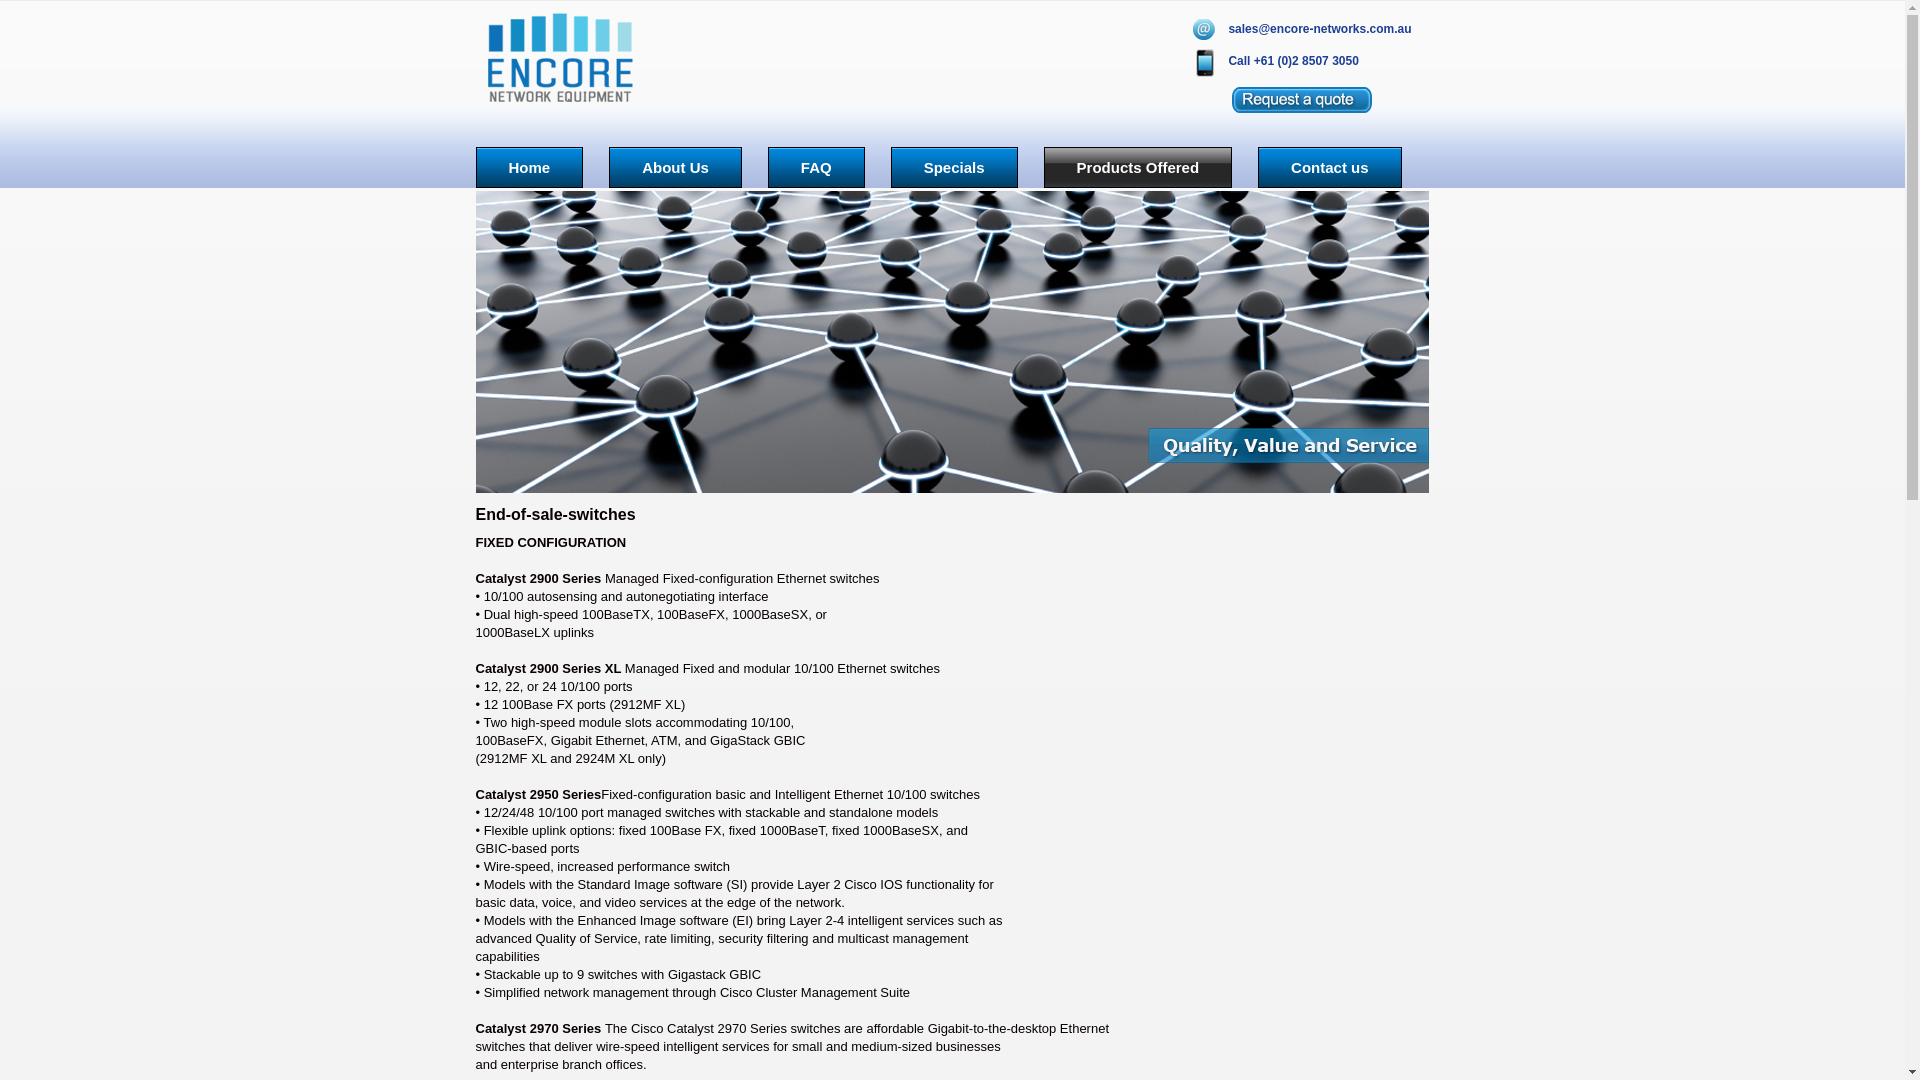 The width and height of the screenshot is (1920, 1080). Describe the element at coordinates (816, 166) in the screenshot. I see `'FAQ'` at that location.